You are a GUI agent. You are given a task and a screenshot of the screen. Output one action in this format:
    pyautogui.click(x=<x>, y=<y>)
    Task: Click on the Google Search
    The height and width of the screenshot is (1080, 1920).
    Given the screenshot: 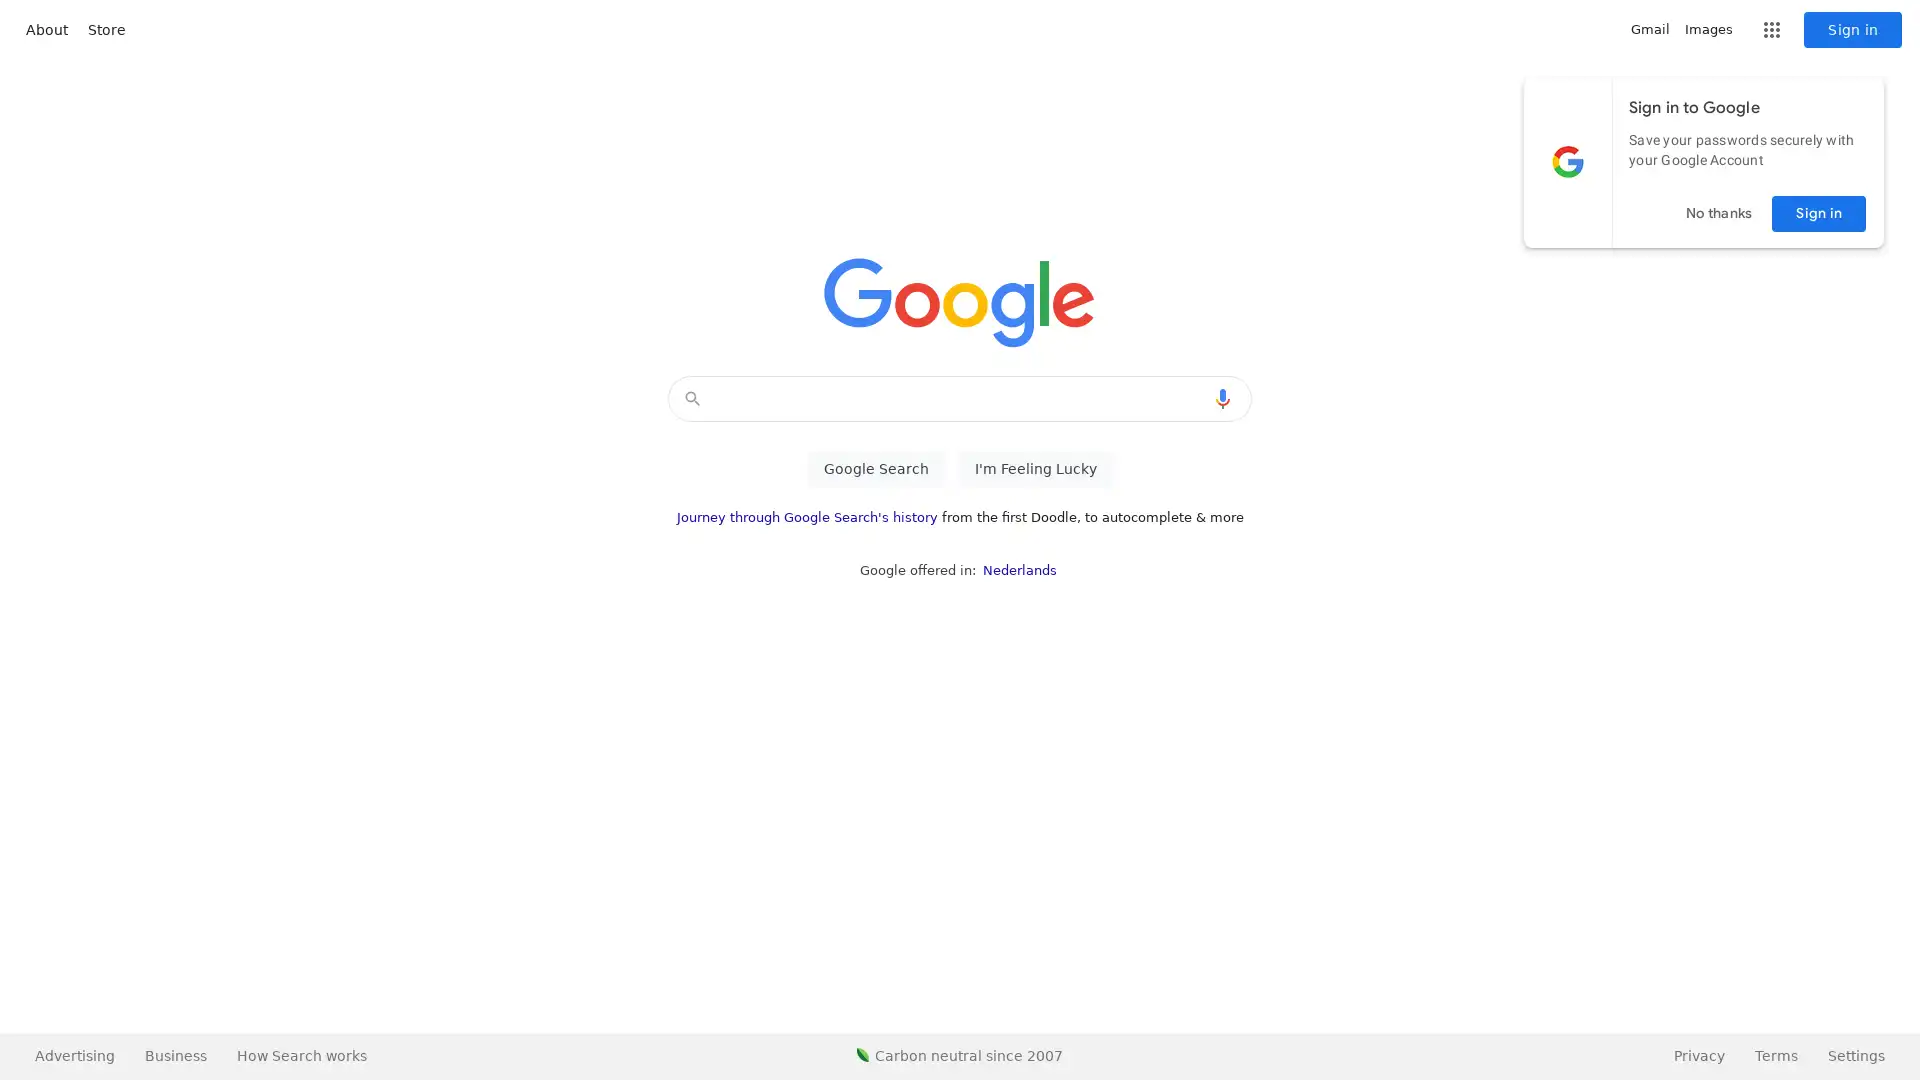 What is the action you would take?
    pyautogui.click(x=875, y=469)
    